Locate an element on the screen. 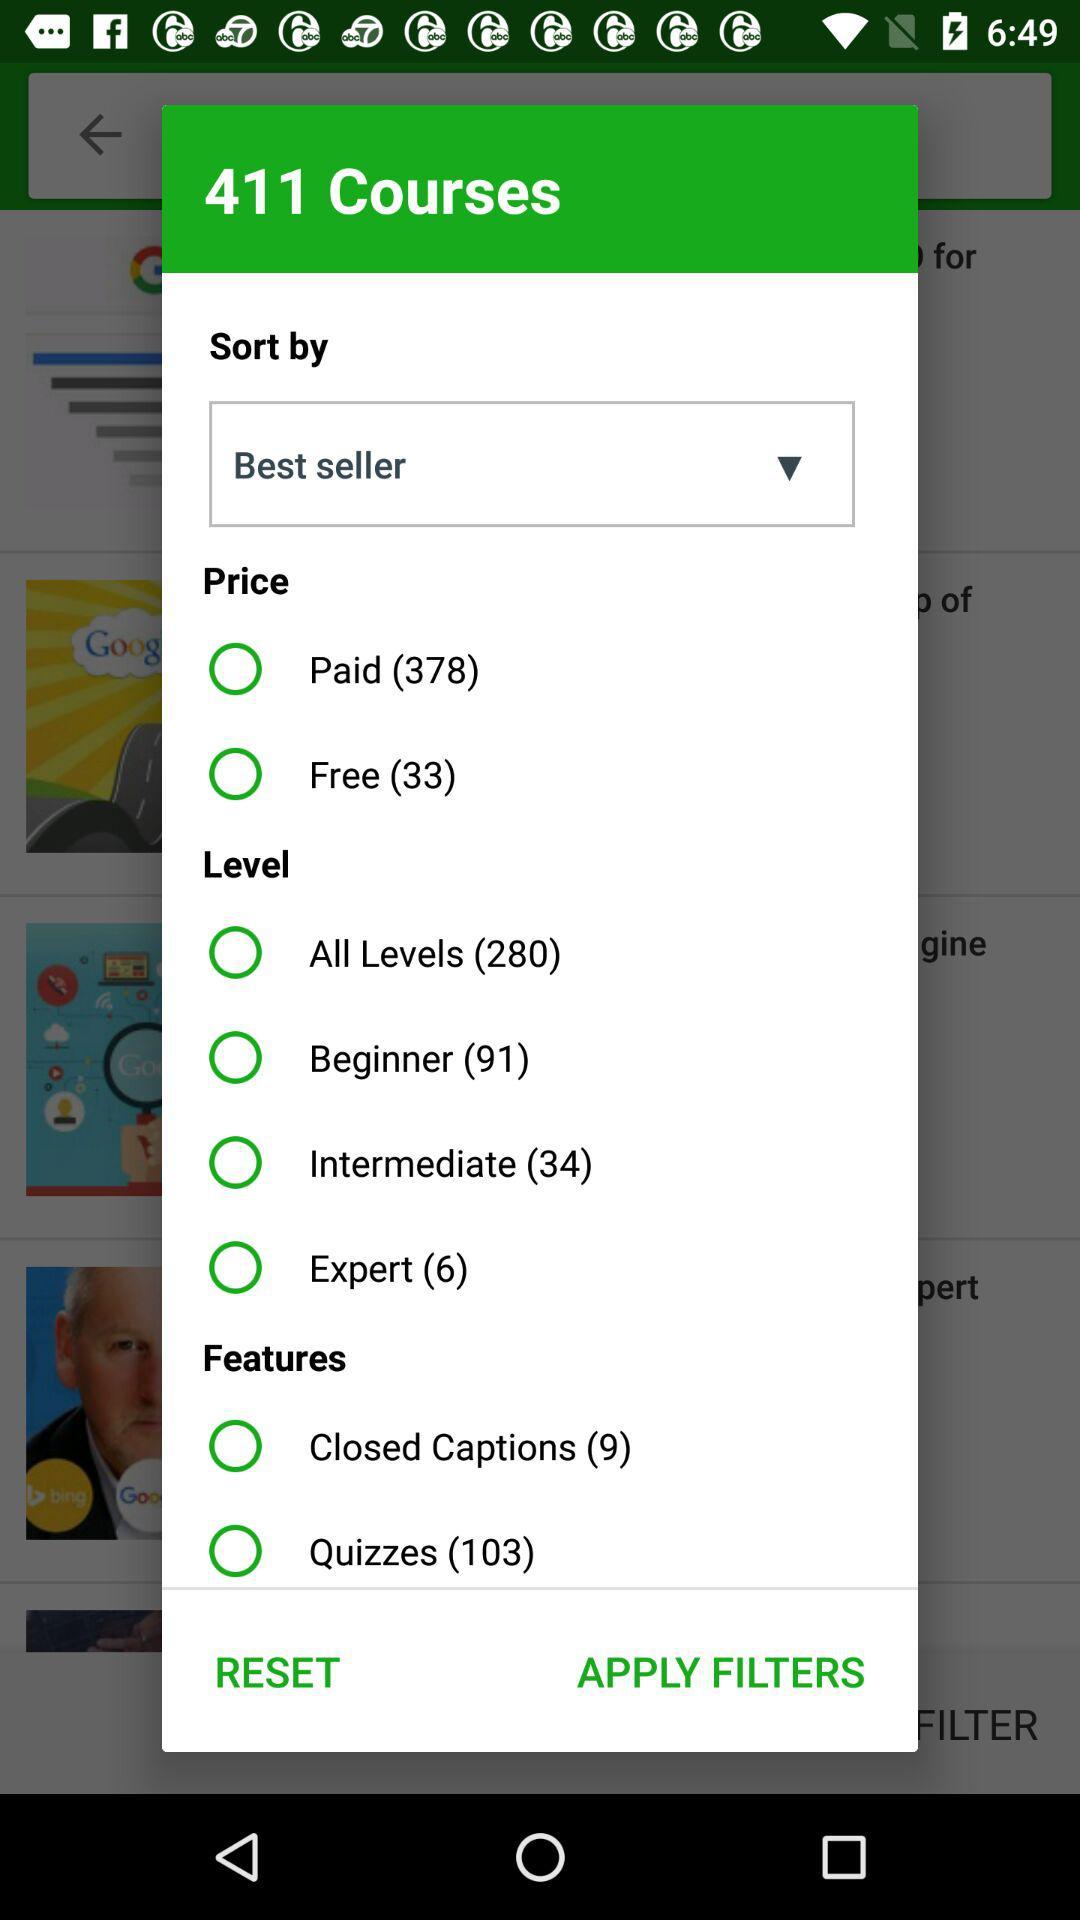 Image resolution: width=1080 pixels, height=1920 pixels. the app below the features item is located at coordinates (411, 1445).